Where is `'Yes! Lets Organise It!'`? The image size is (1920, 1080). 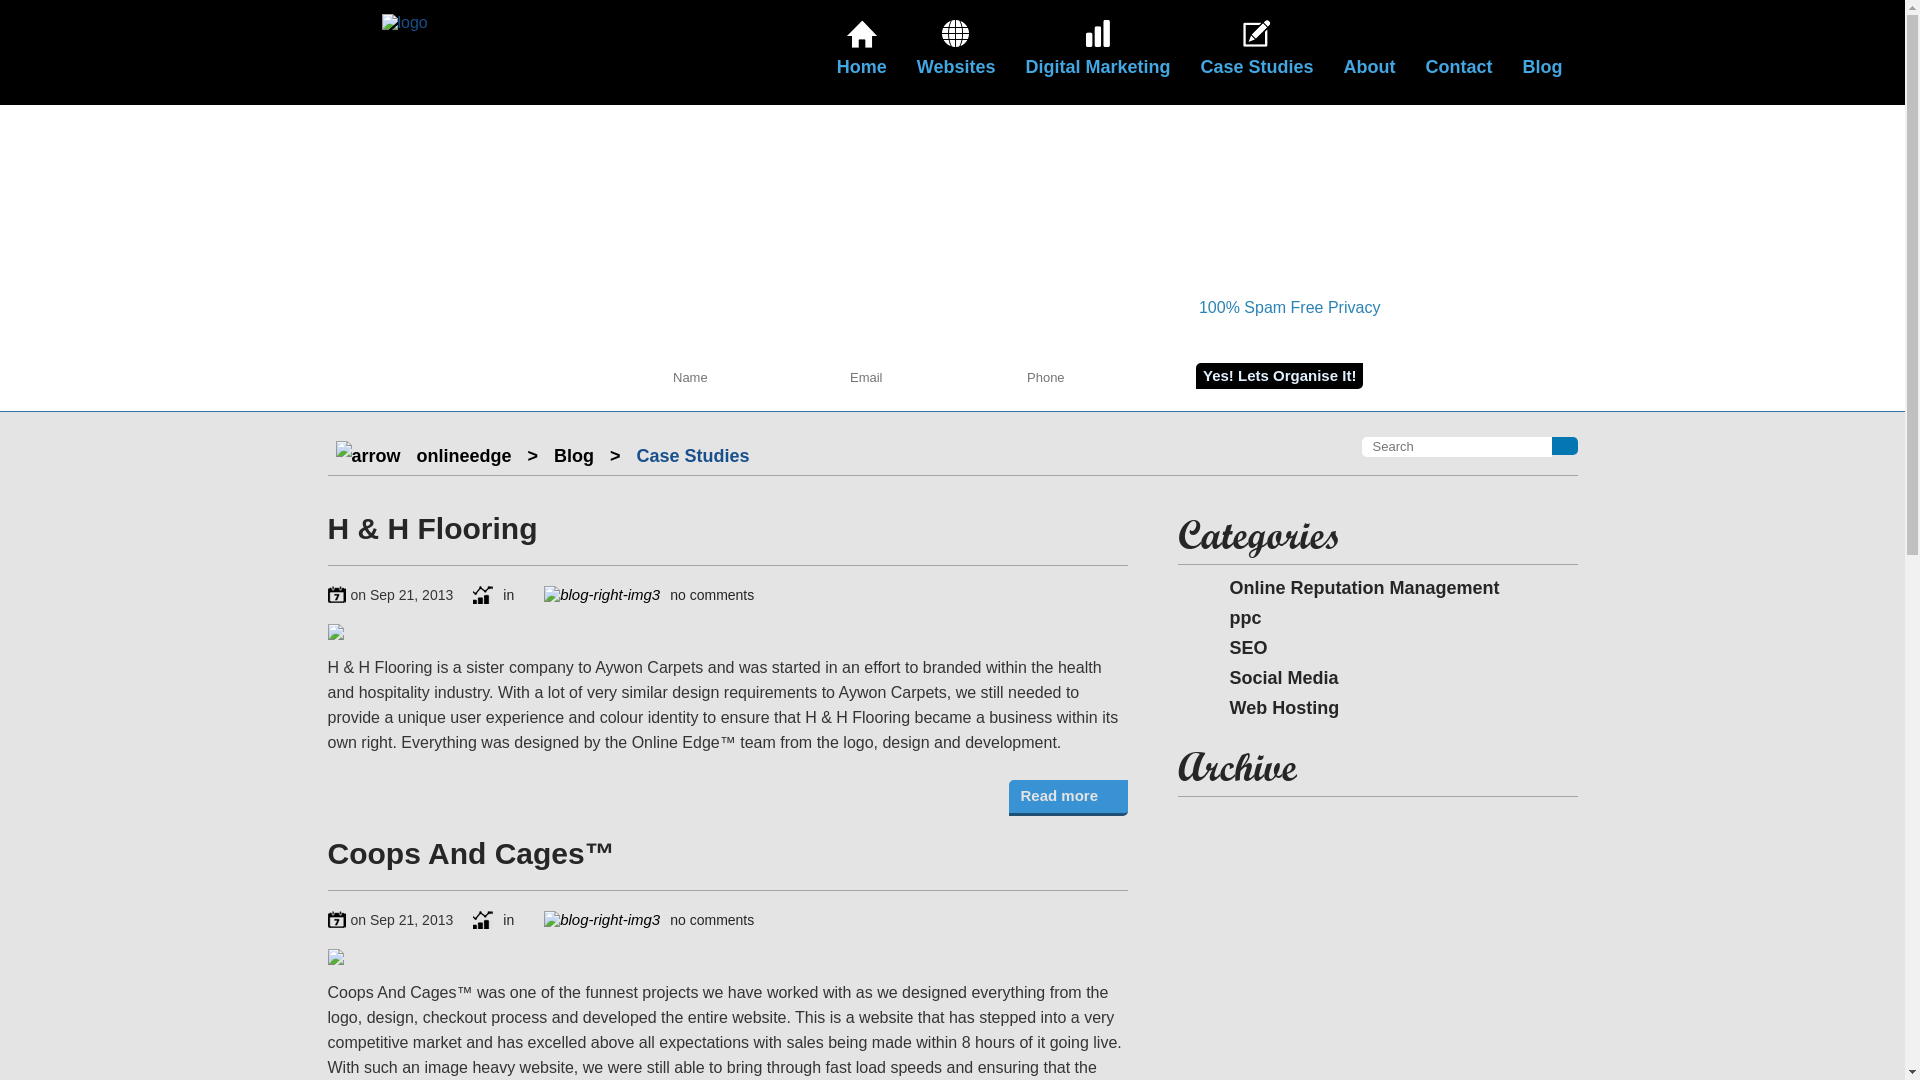 'Yes! Lets Organise It!' is located at coordinates (1278, 375).